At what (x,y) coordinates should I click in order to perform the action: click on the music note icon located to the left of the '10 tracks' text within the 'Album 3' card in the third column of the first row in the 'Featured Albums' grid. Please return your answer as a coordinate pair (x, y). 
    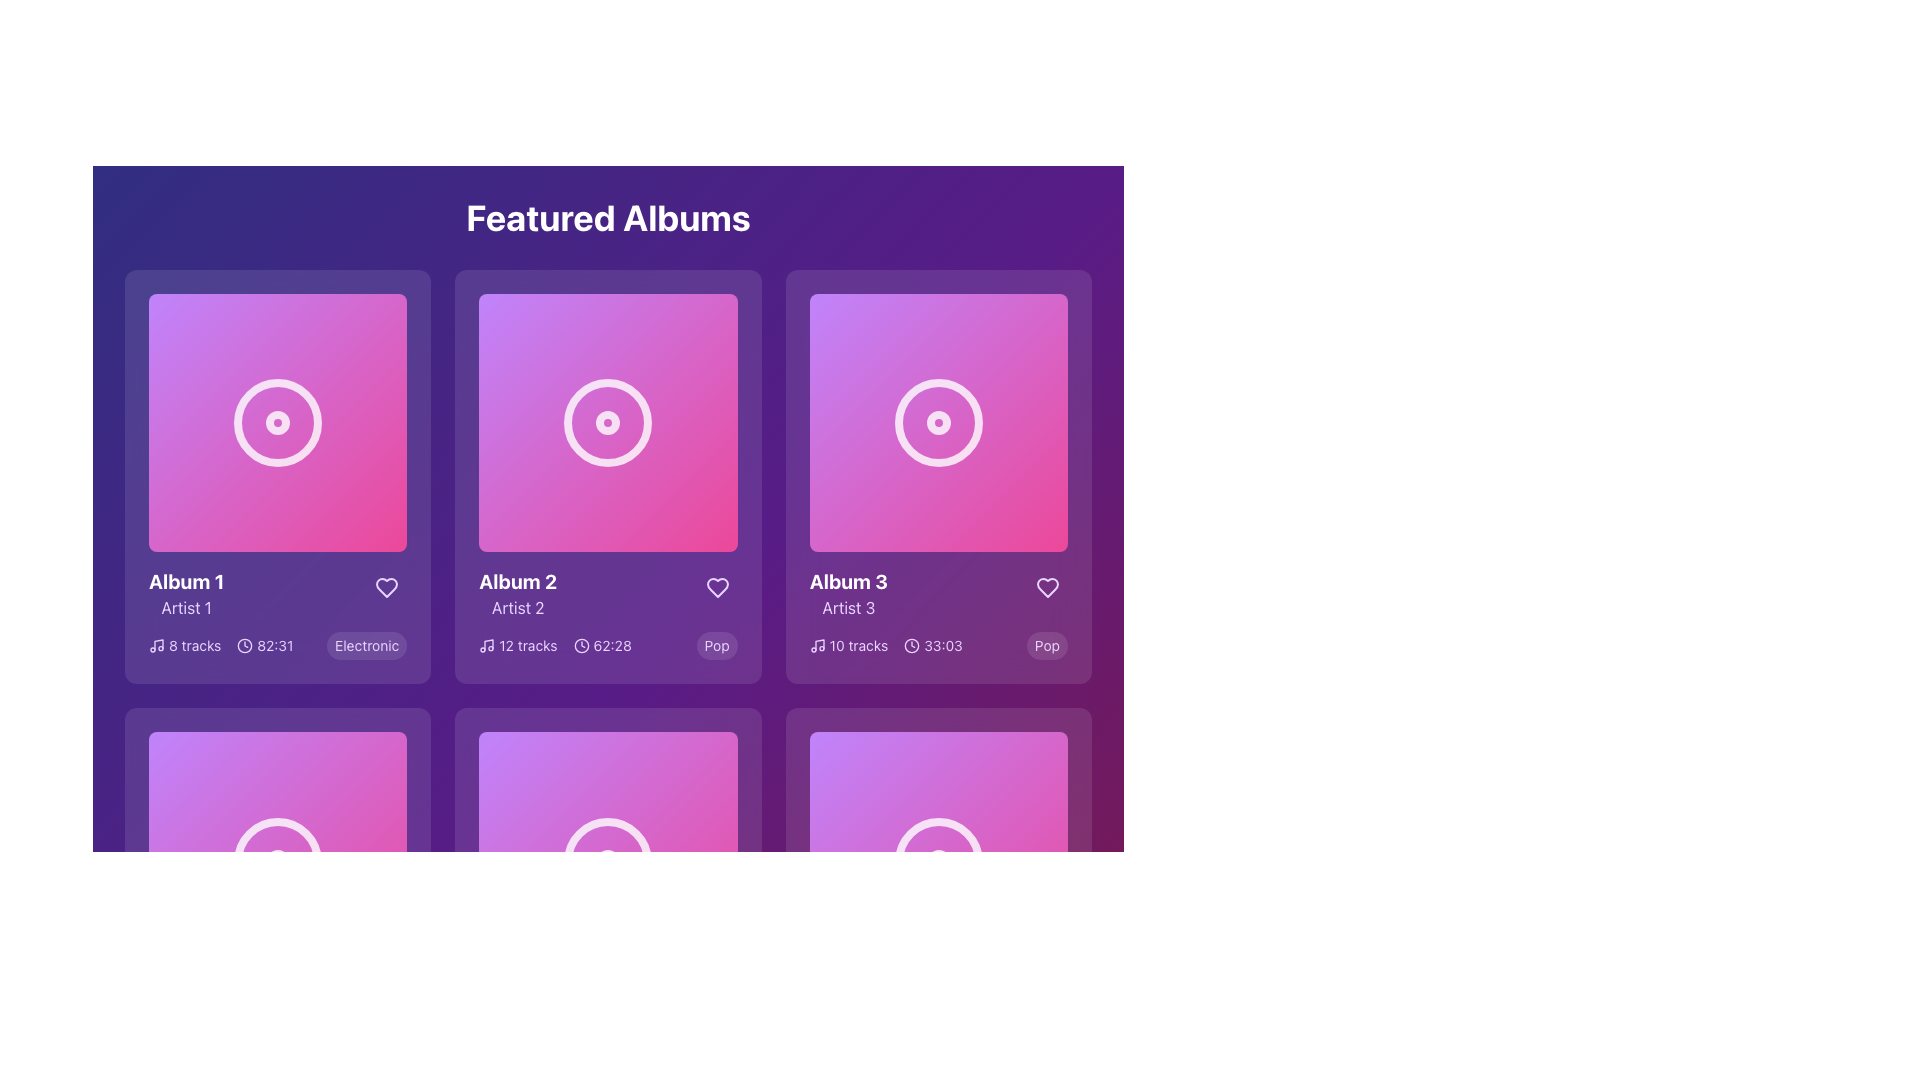
    Looking at the image, I should click on (817, 646).